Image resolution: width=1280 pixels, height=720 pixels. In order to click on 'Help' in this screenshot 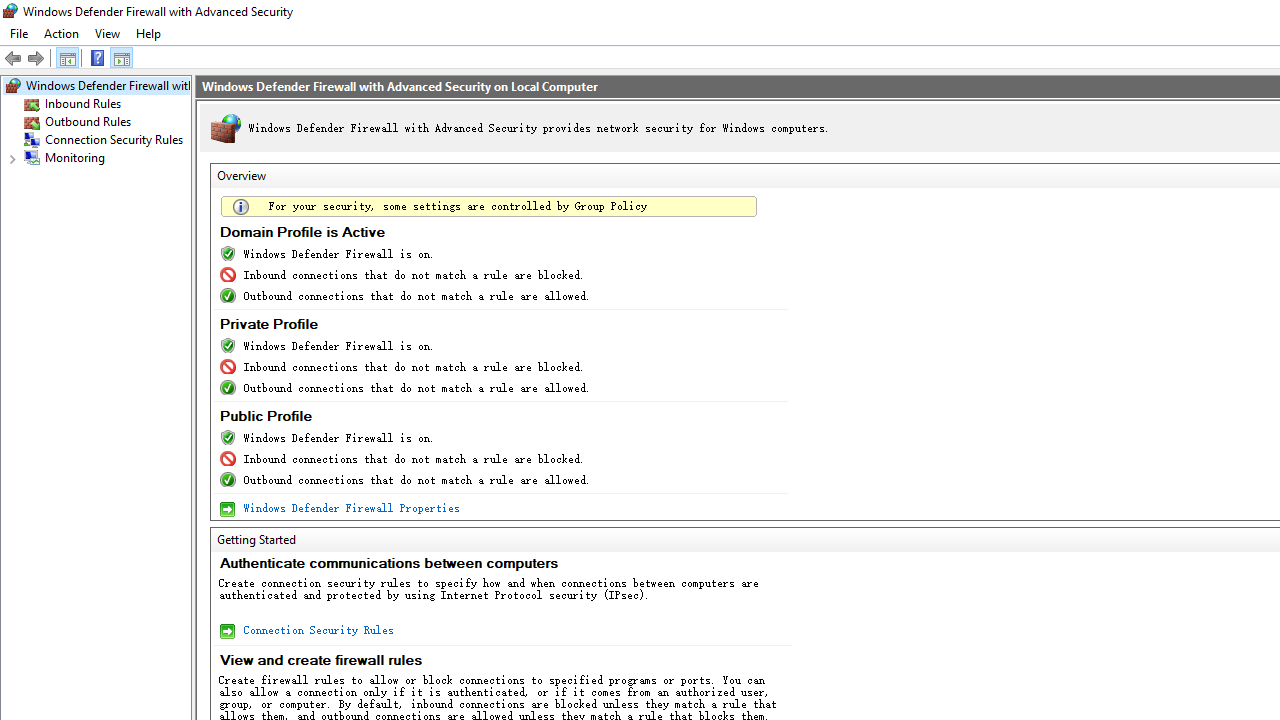, I will do `click(147, 33)`.